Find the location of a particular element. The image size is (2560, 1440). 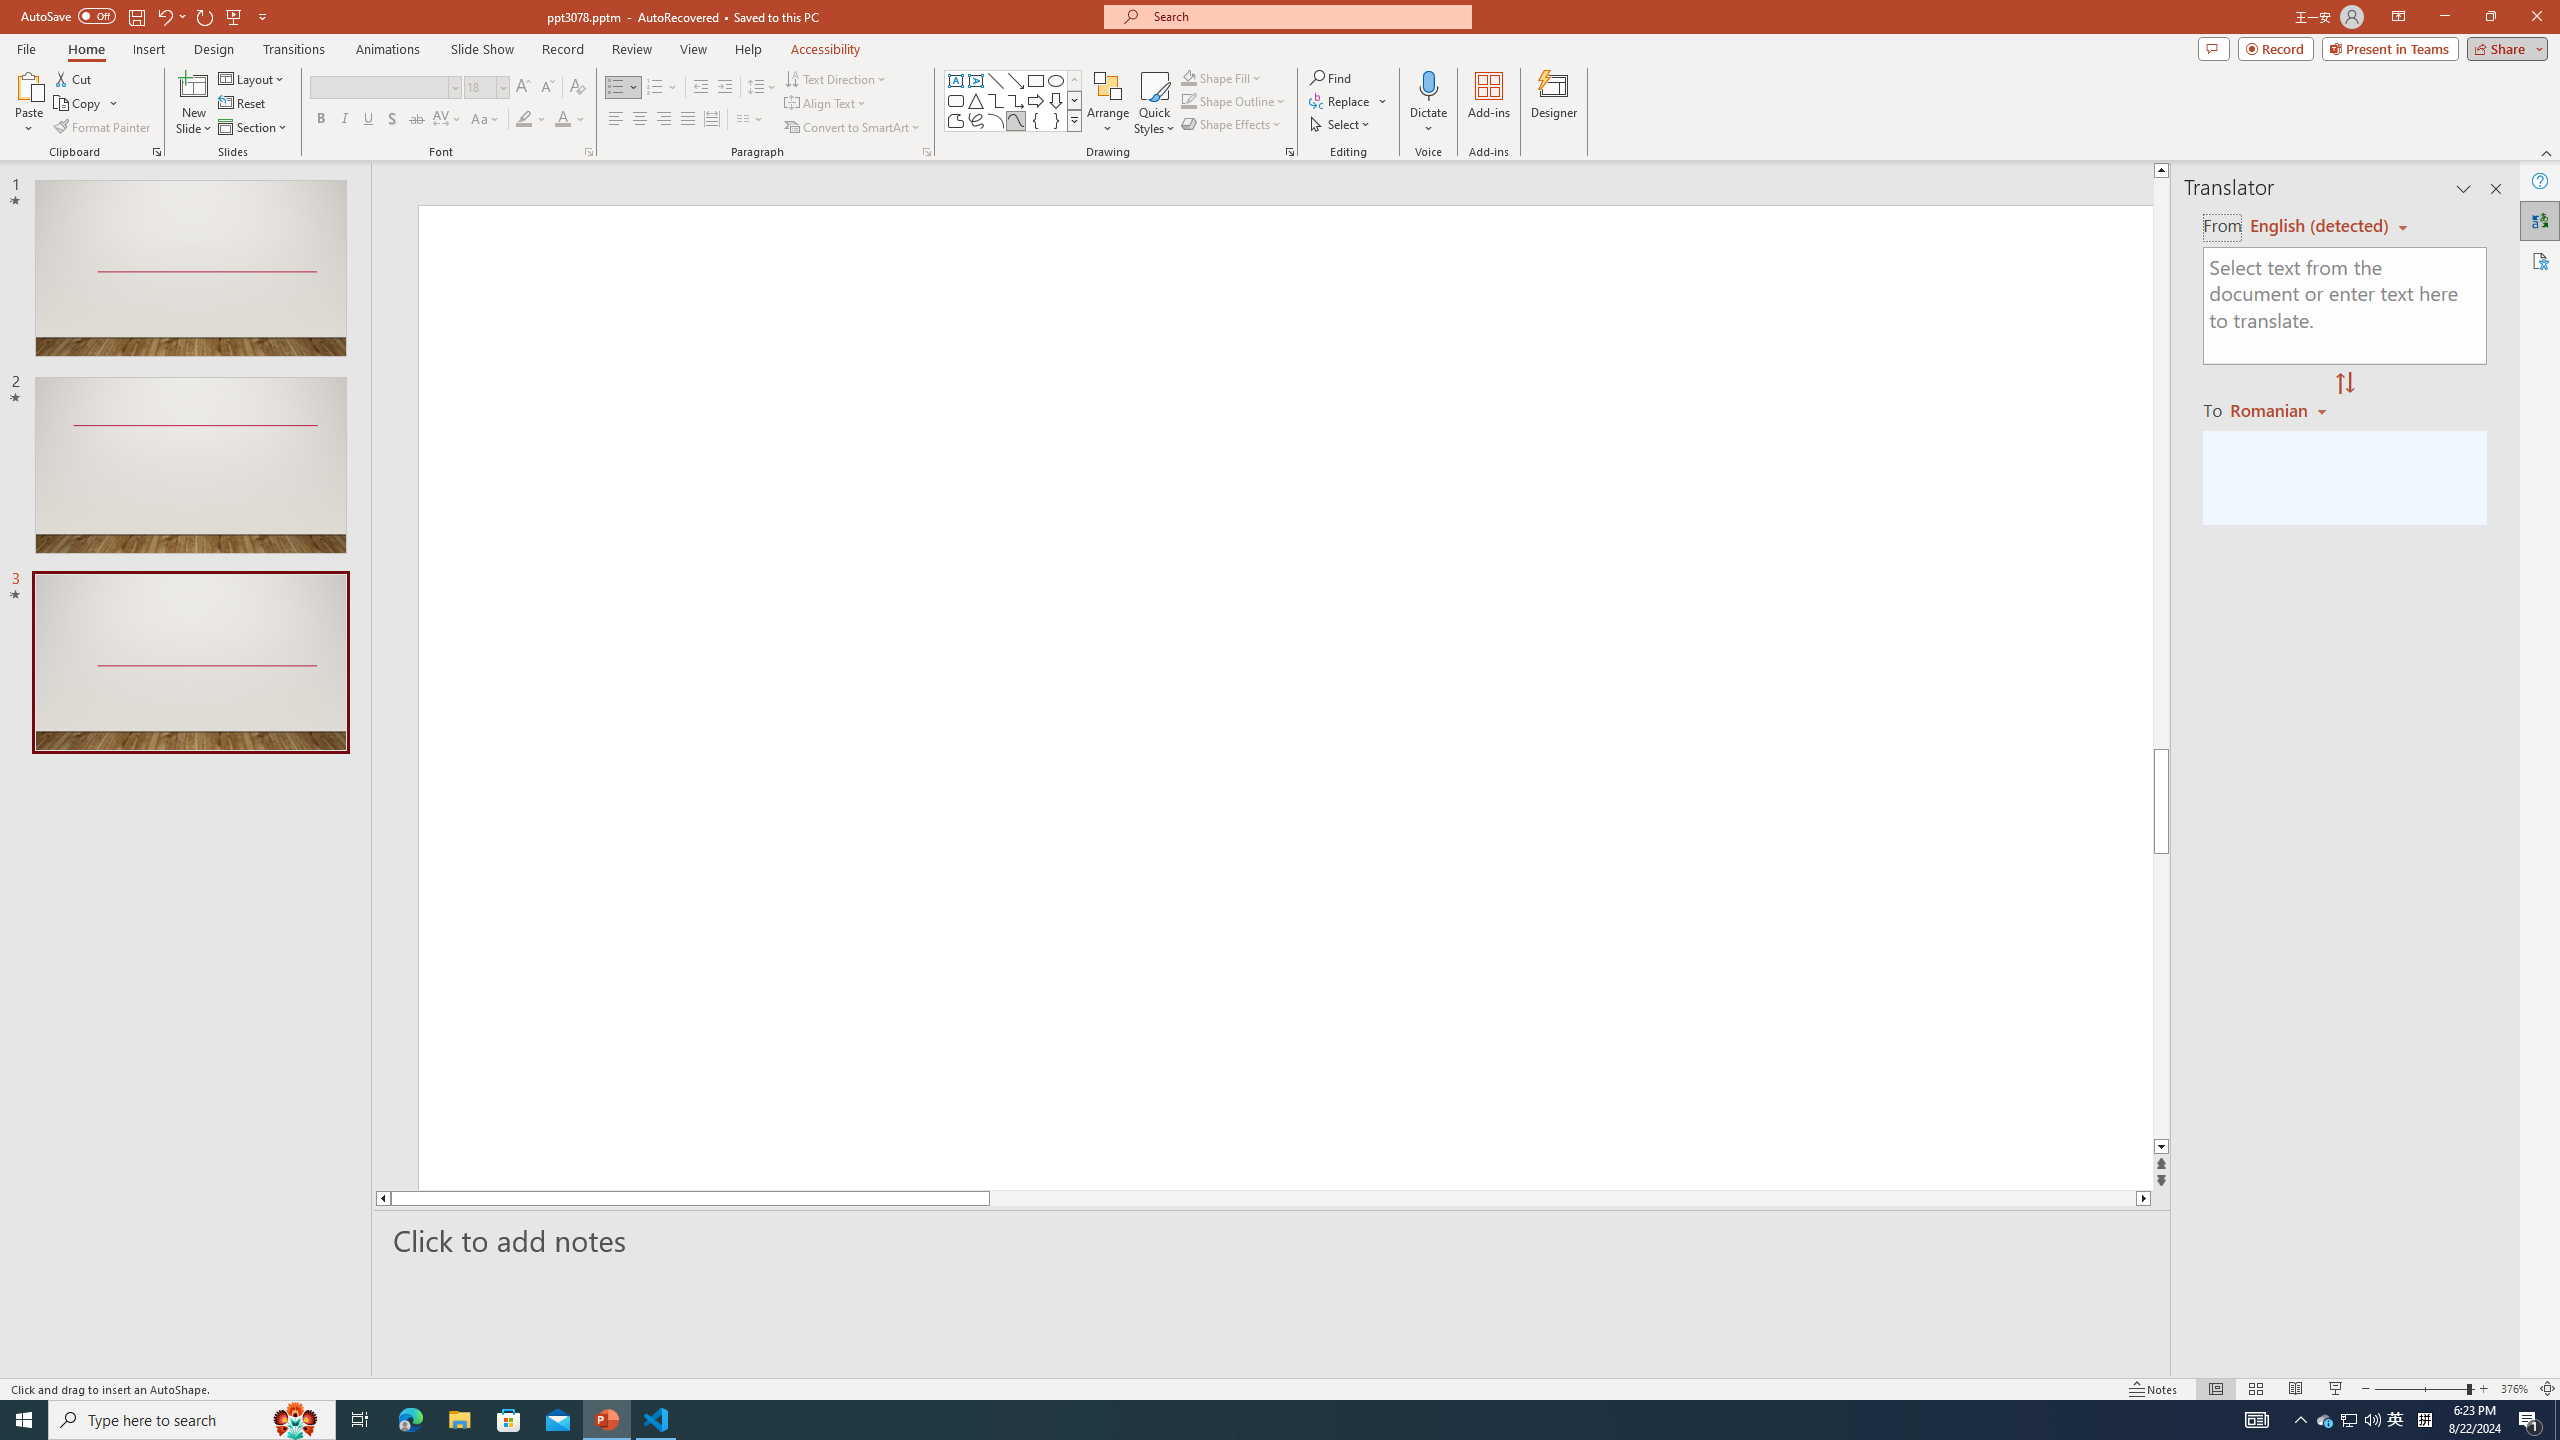

'Design' is located at coordinates (215, 49).